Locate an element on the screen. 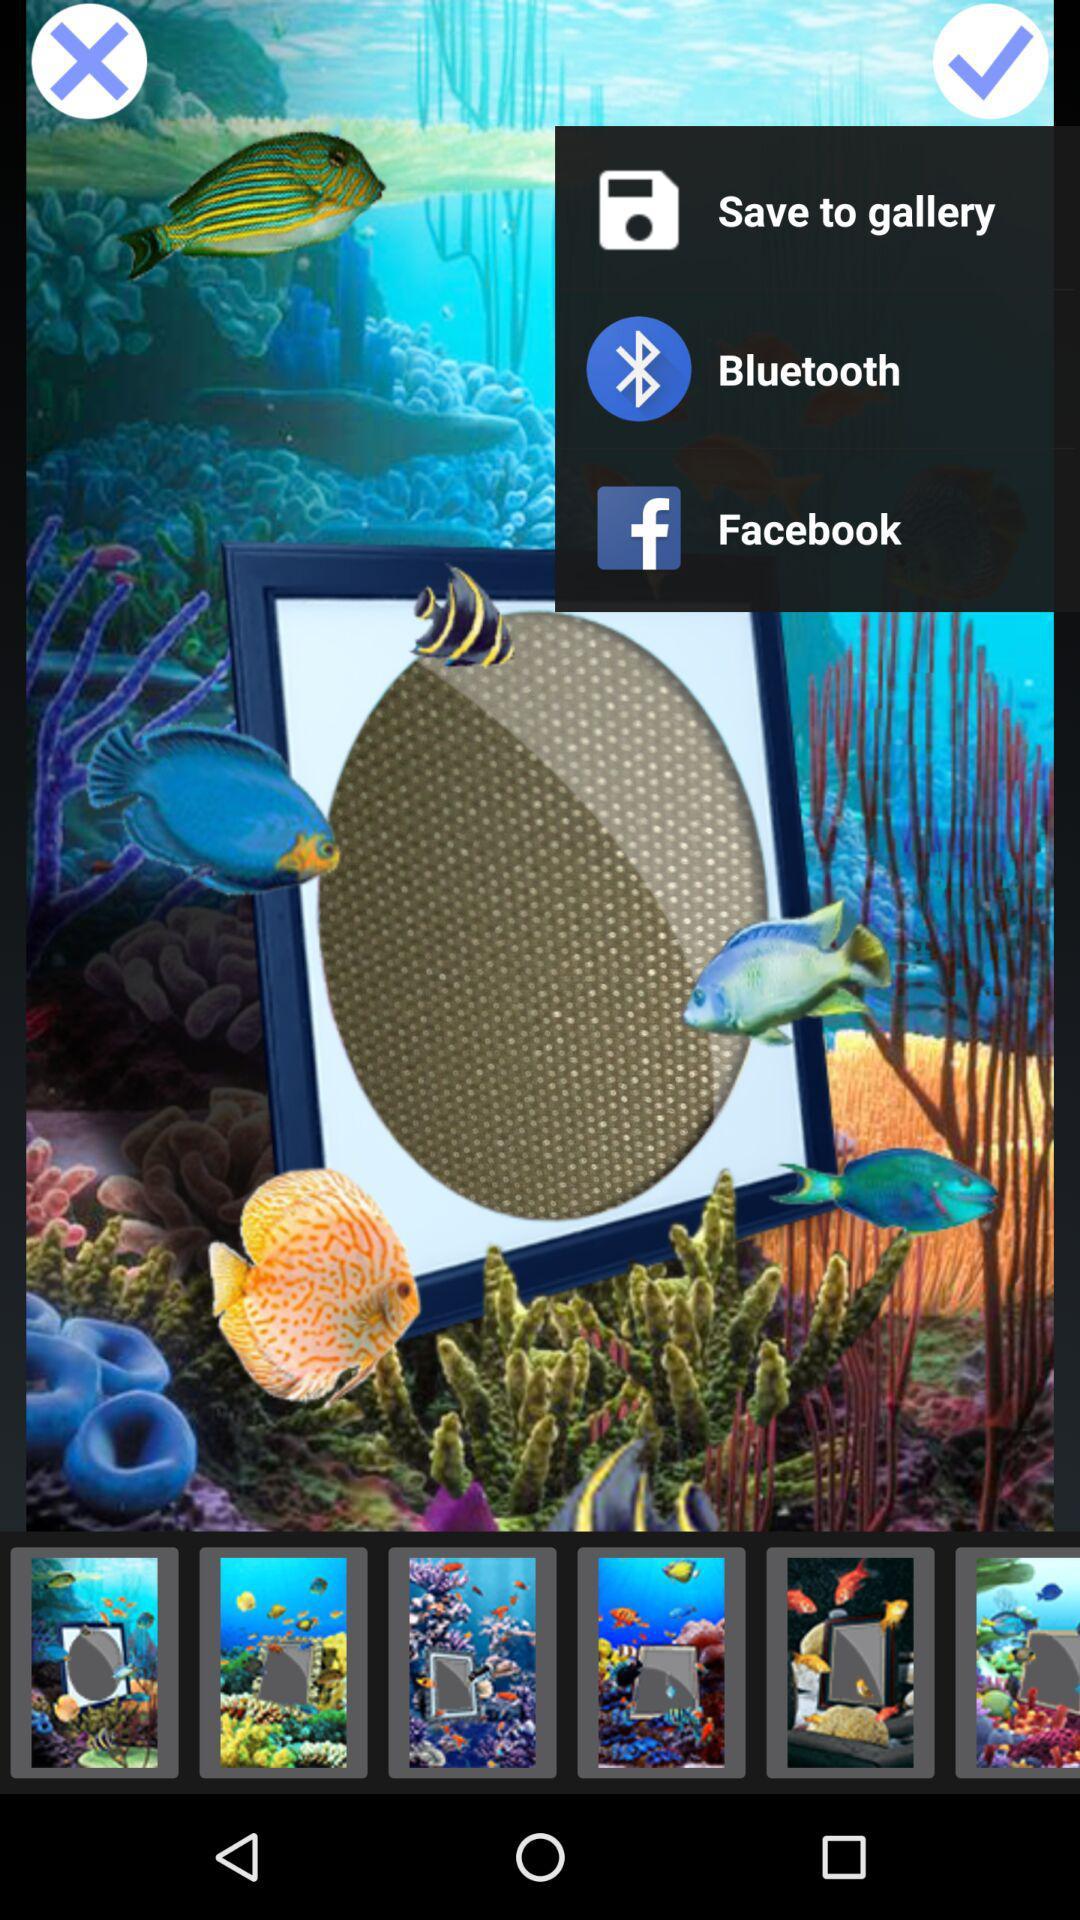 This screenshot has width=1080, height=1920. enlarge image is located at coordinates (850, 1662).